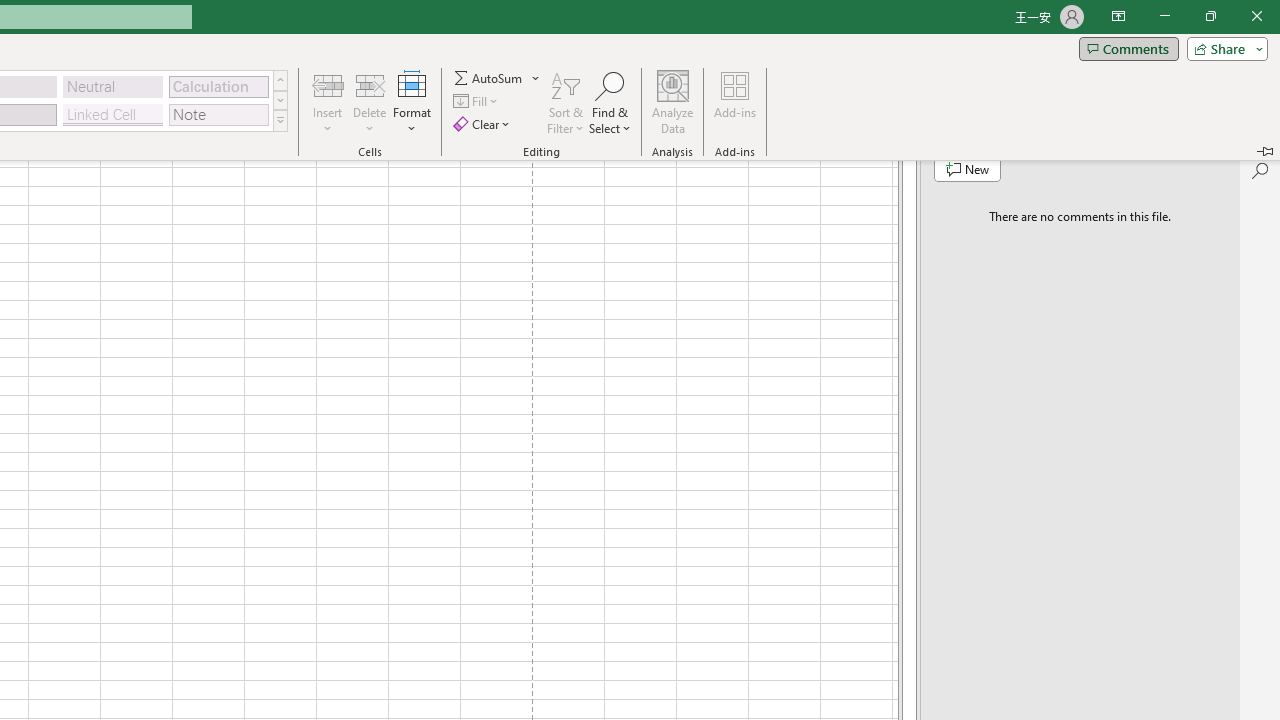 This screenshot has width=1280, height=720. Describe the element at coordinates (1209, 16) in the screenshot. I see `'Restore Down'` at that location.